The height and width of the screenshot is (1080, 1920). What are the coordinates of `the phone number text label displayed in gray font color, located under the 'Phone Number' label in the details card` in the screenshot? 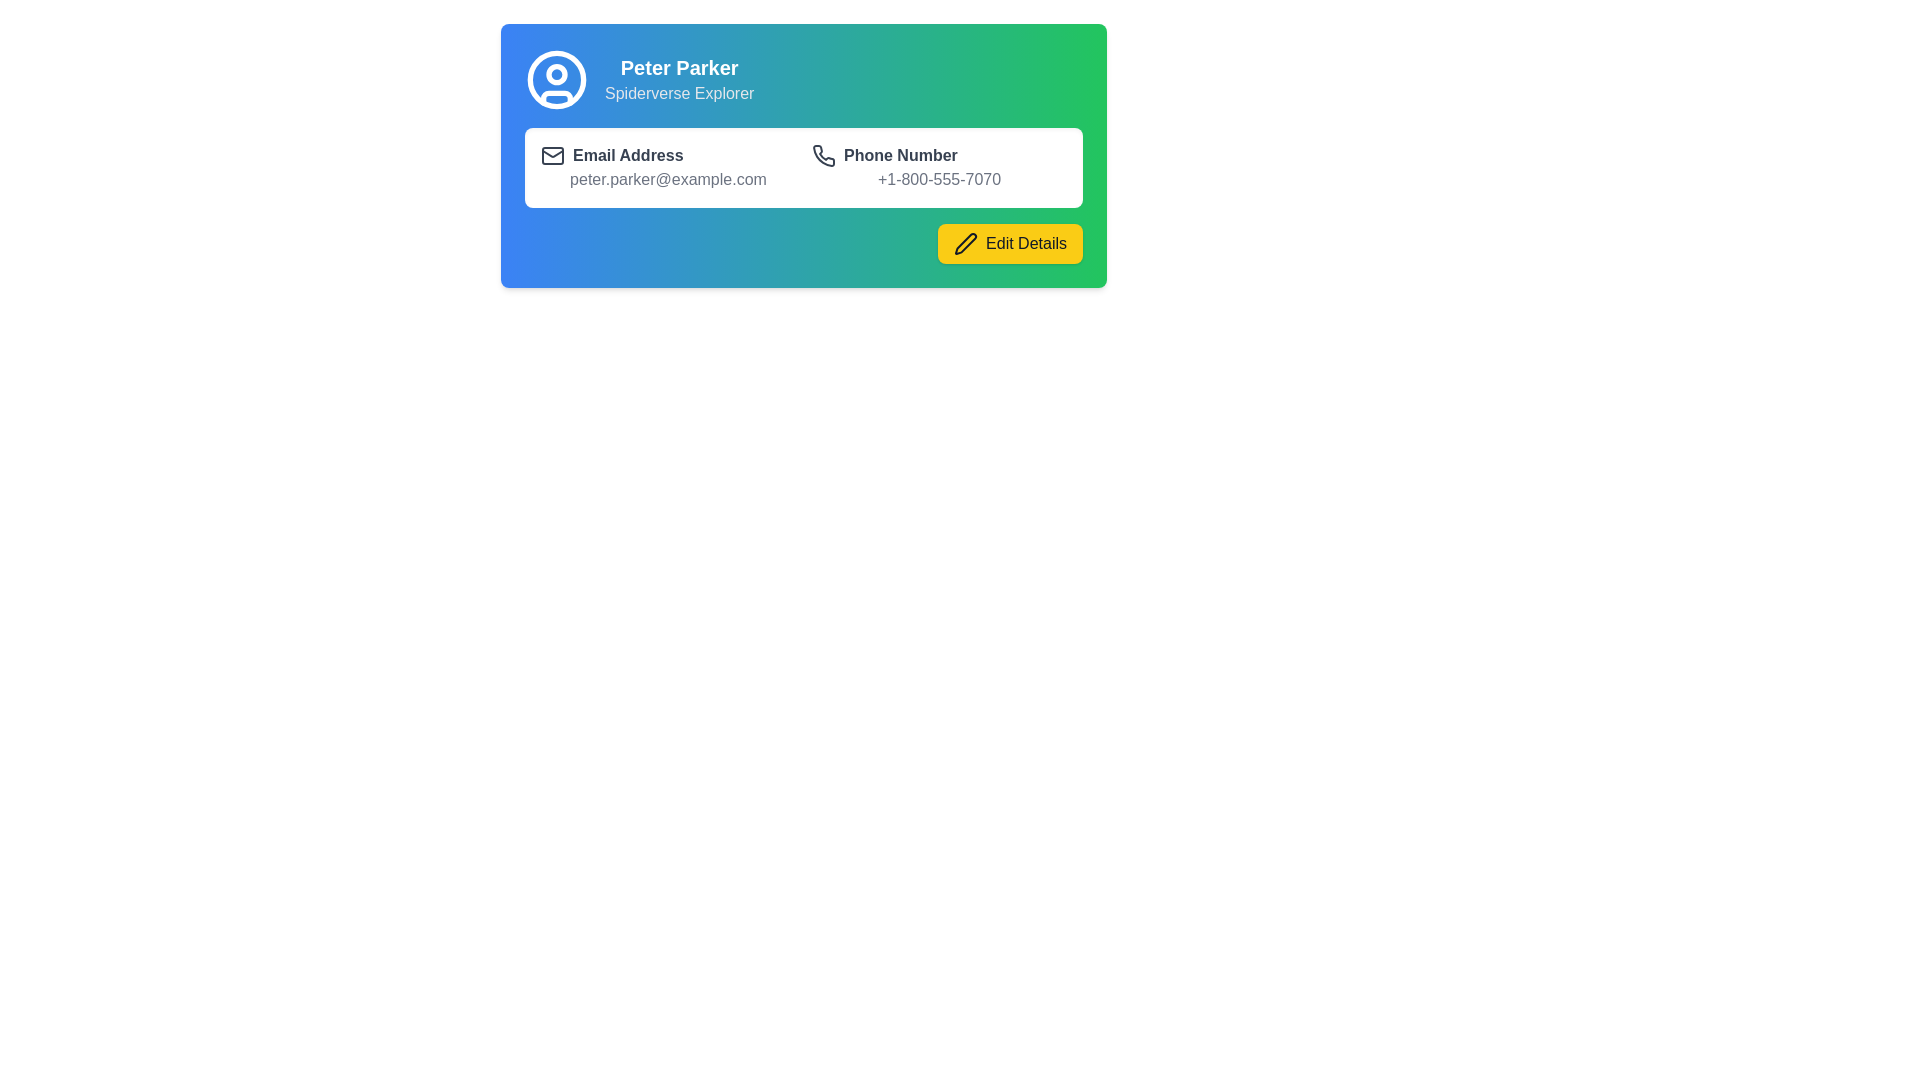 It's located at (938, 180).